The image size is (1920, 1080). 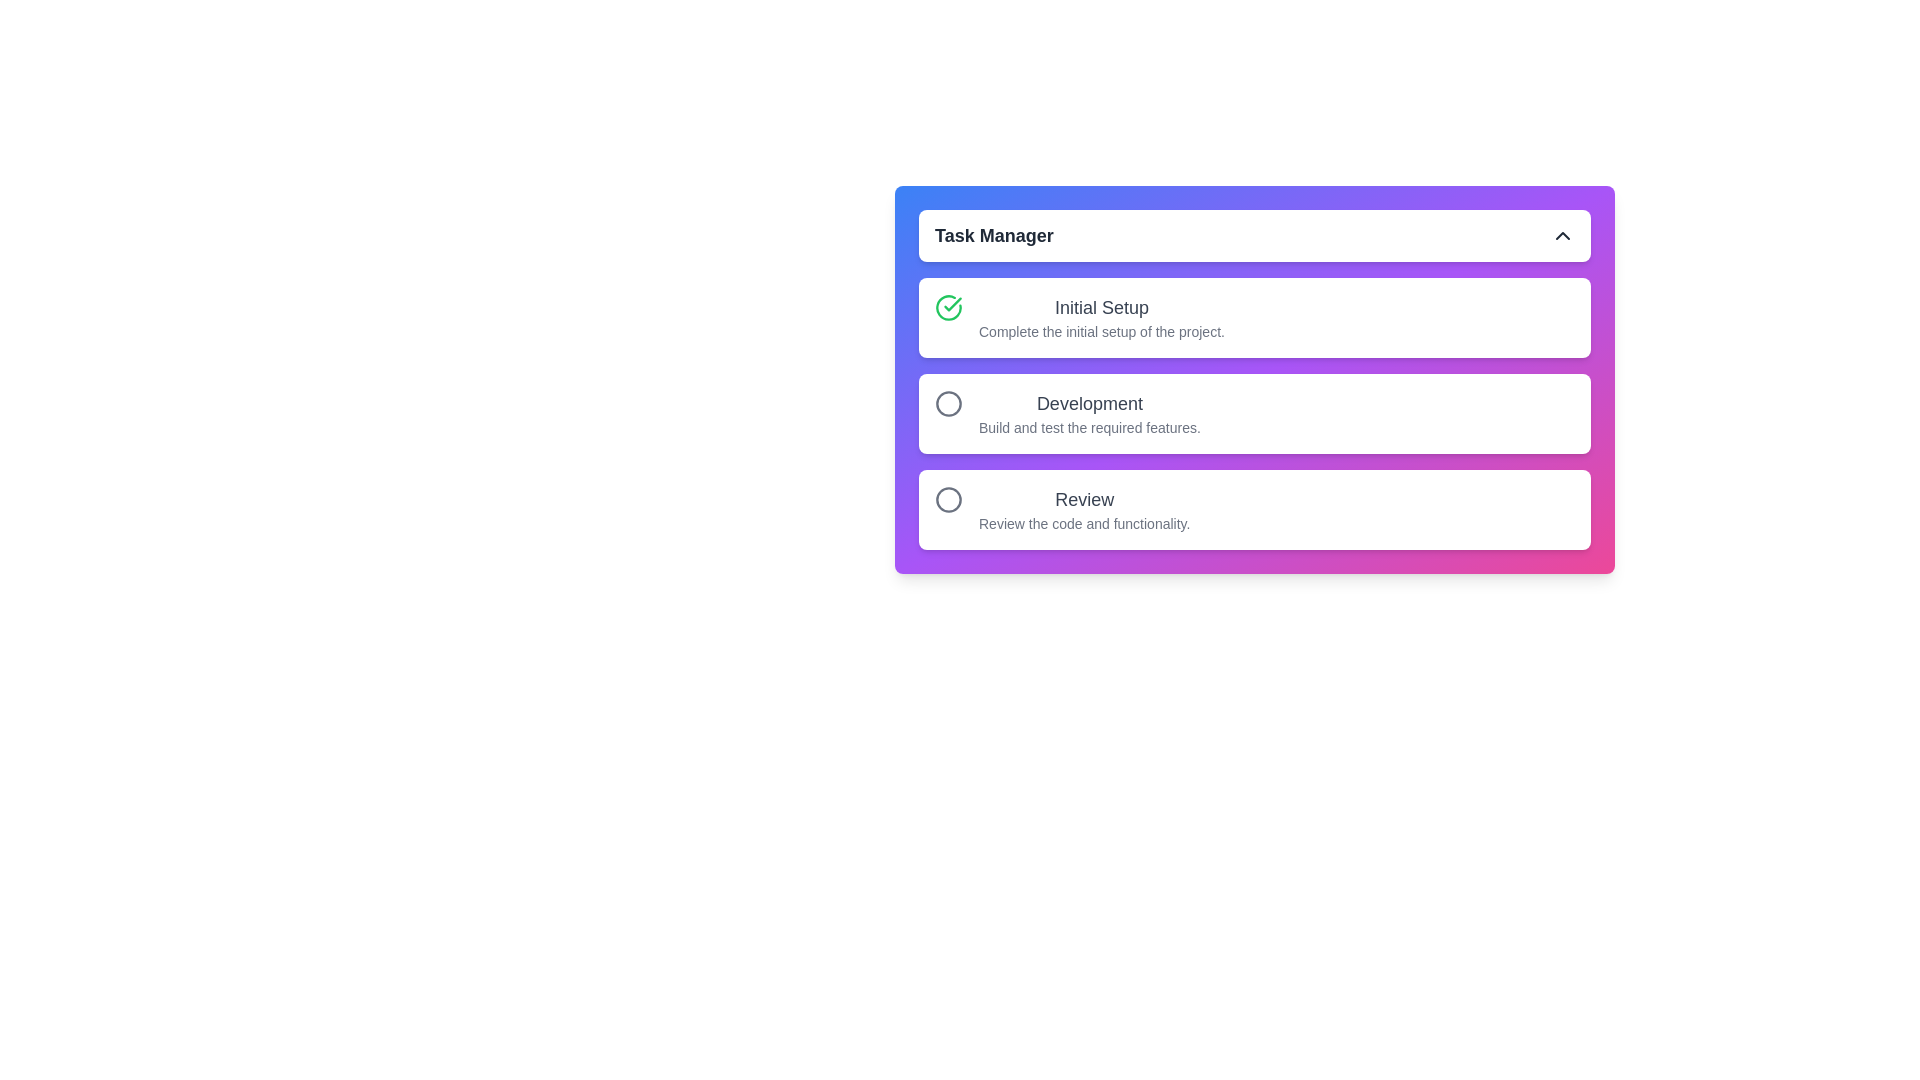 What do you see at coordinates (1253, 412) in the screenshot?
I see `the task item corresponding to Development` at bounding box center [1253, 412].